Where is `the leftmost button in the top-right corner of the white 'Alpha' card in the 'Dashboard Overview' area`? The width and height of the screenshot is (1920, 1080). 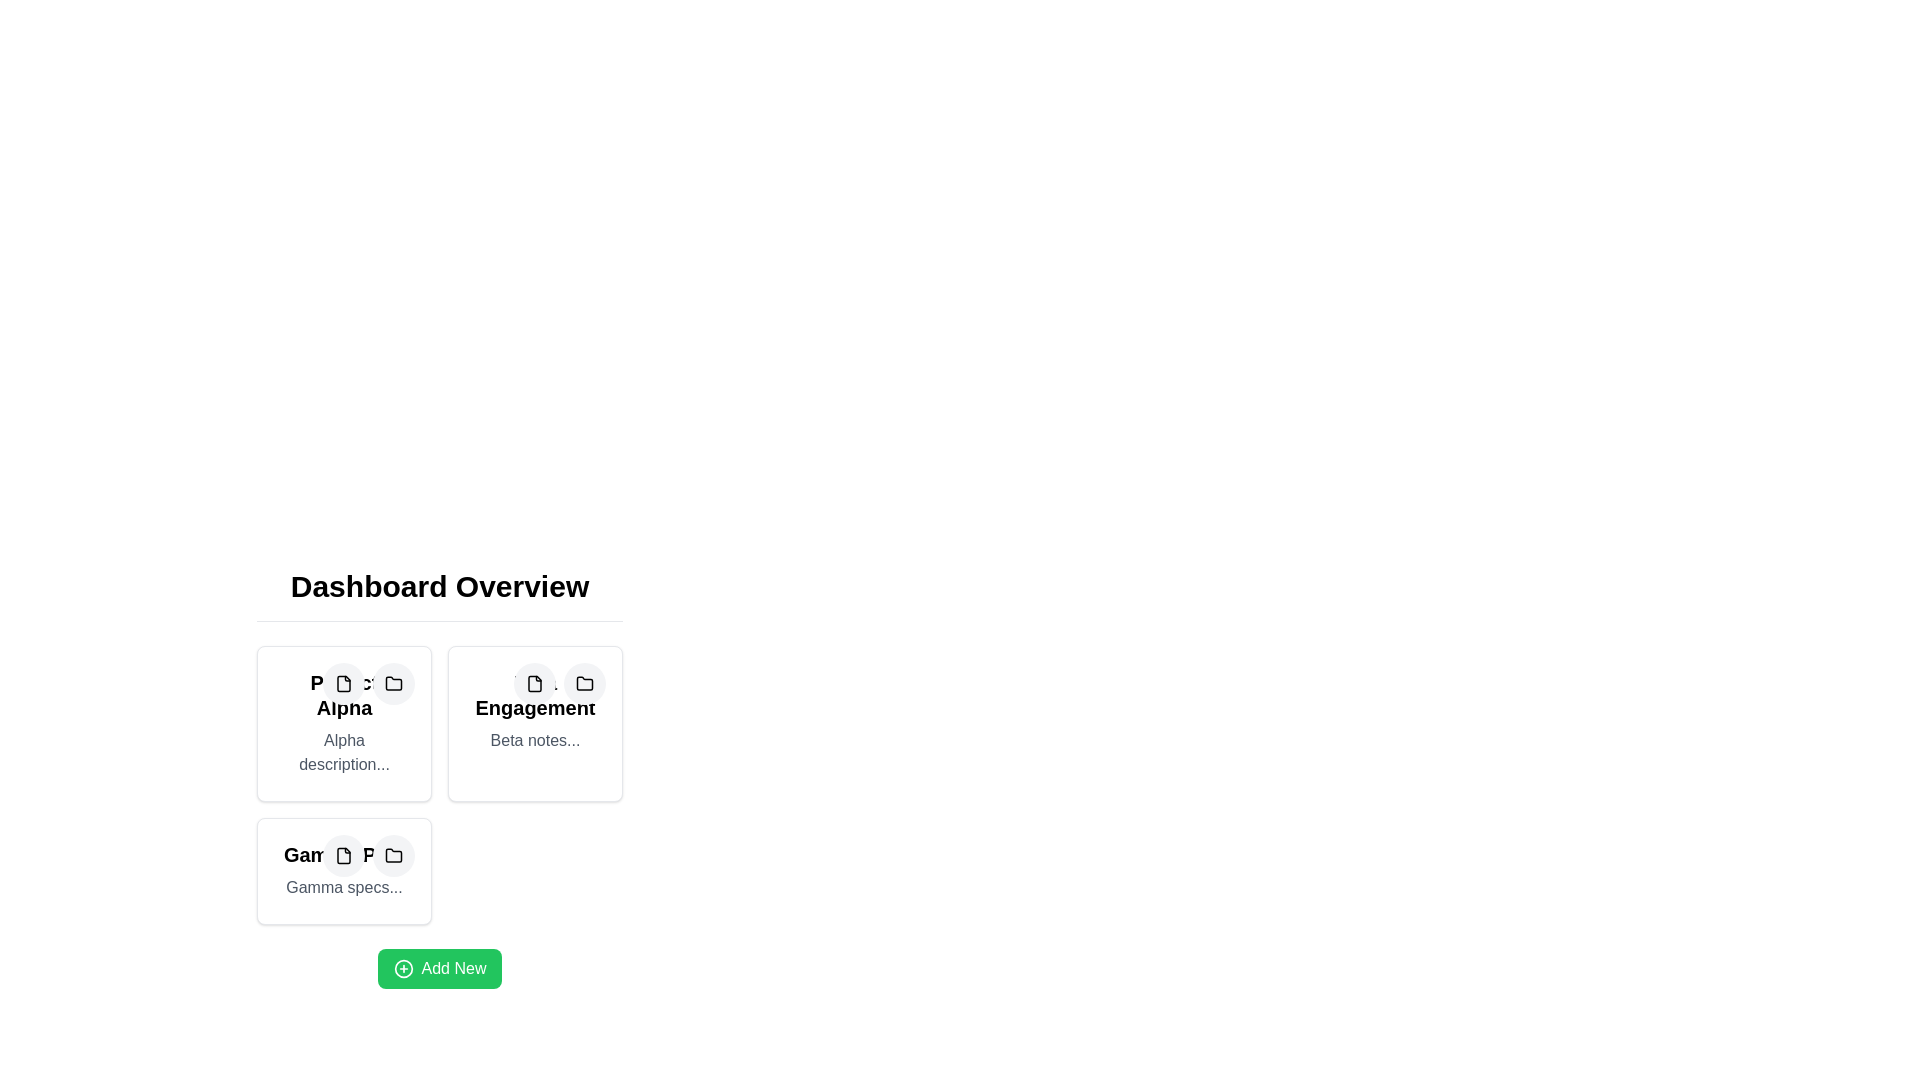
the leftmost button in the top-right corner of the white 'Alpha' card in the 'Dashboard Overview' area is located at coordinates (344, 682).